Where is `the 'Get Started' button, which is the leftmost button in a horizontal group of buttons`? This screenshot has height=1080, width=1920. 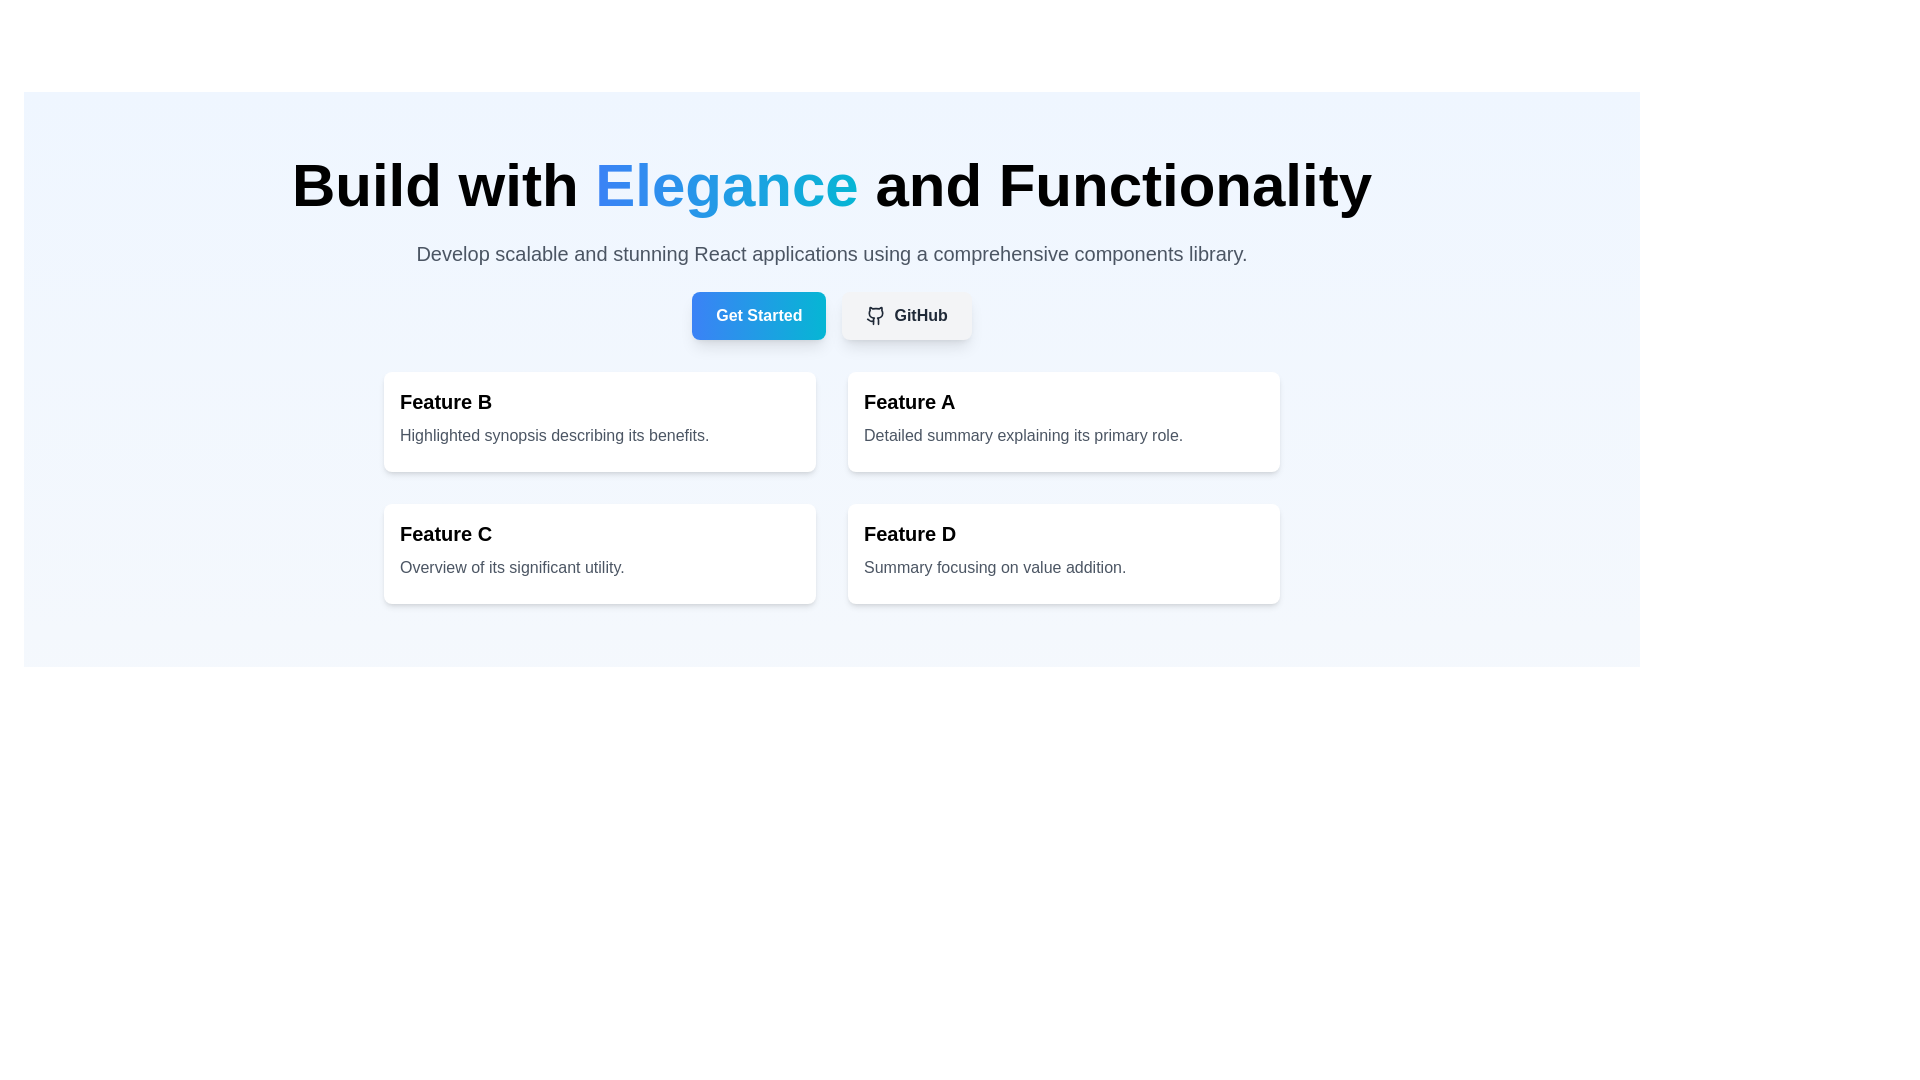
the 'Get Started' button, which is the leftmost button in a horizontal group of buttons is located at coordinates (758, 315).